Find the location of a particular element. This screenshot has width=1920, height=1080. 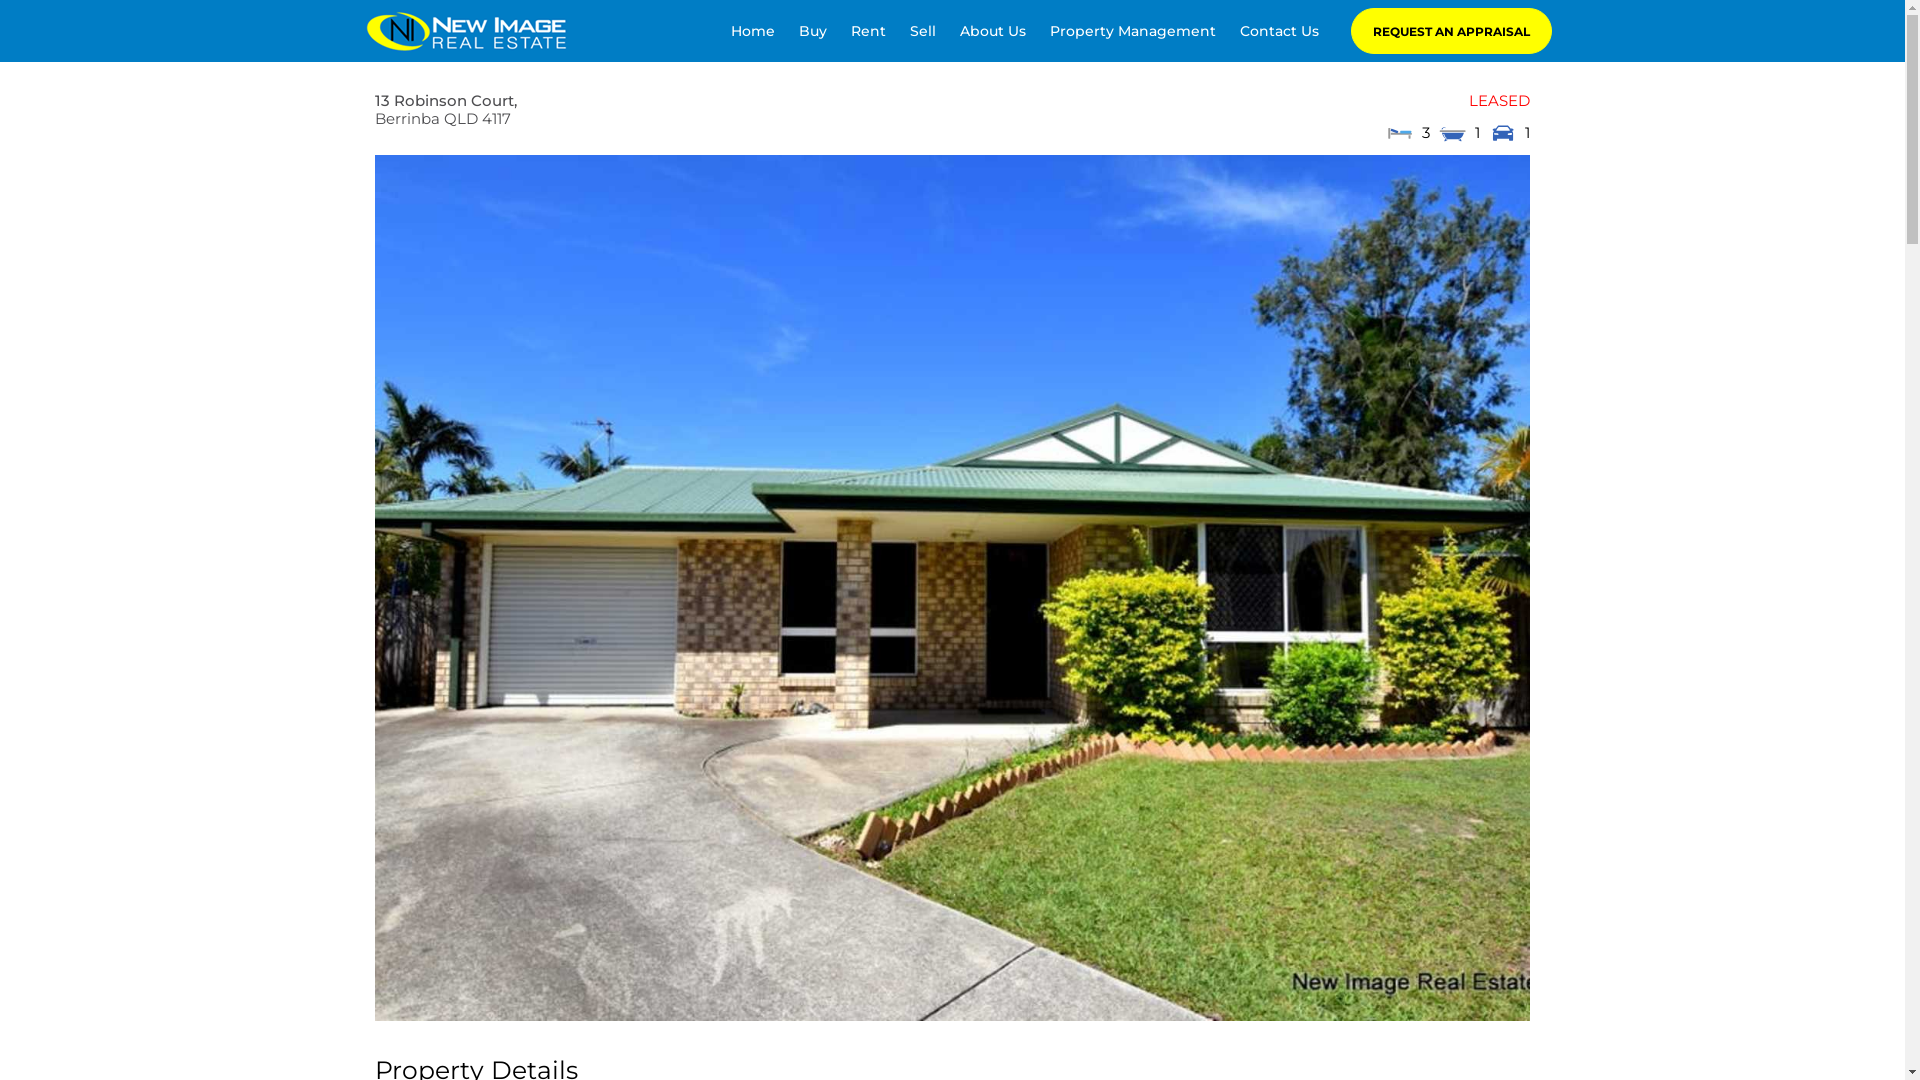

'About Us' is located at coordinates (960, 30).